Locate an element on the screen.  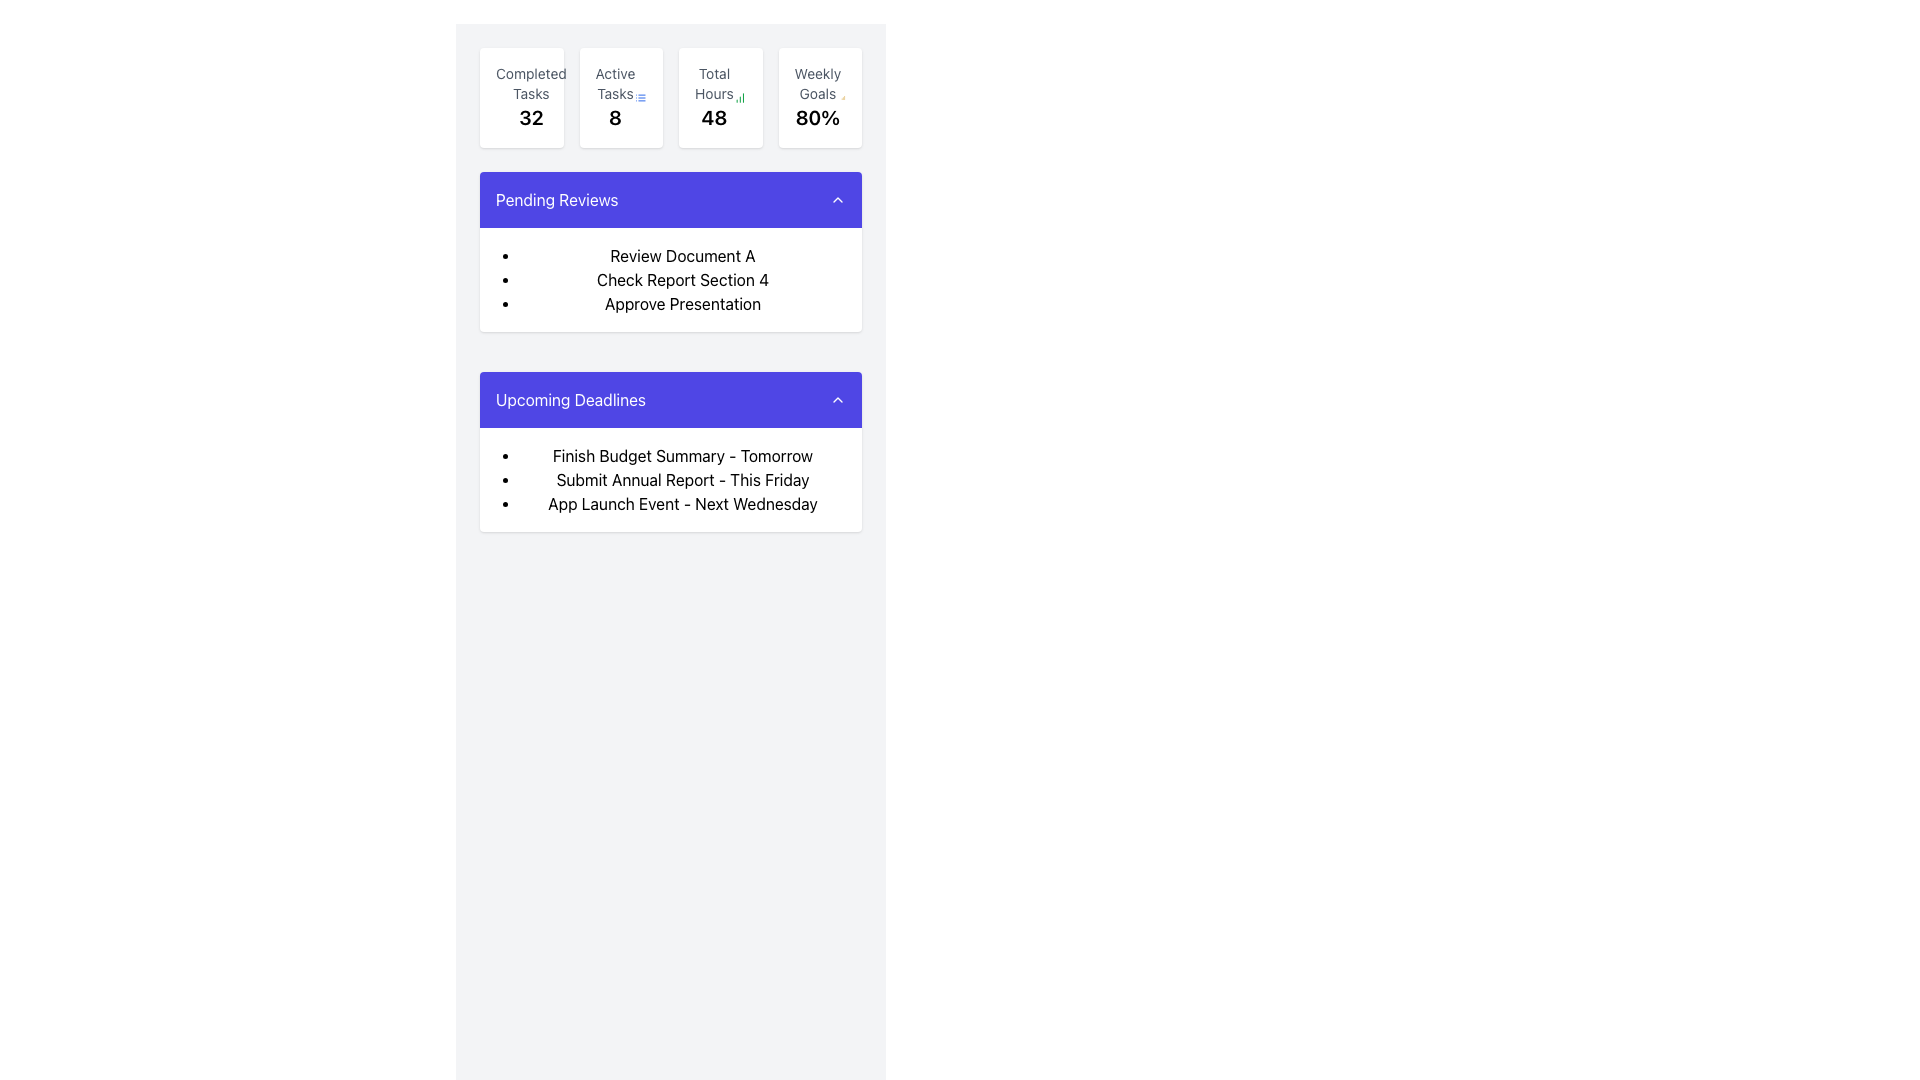
the Informational label displaying 'Active Tasks' and the number '8', which is located between 'Completed Tasks' and 'Total Hours' in a group of status indicators at the top of the display is located at coordinates (614, 97).